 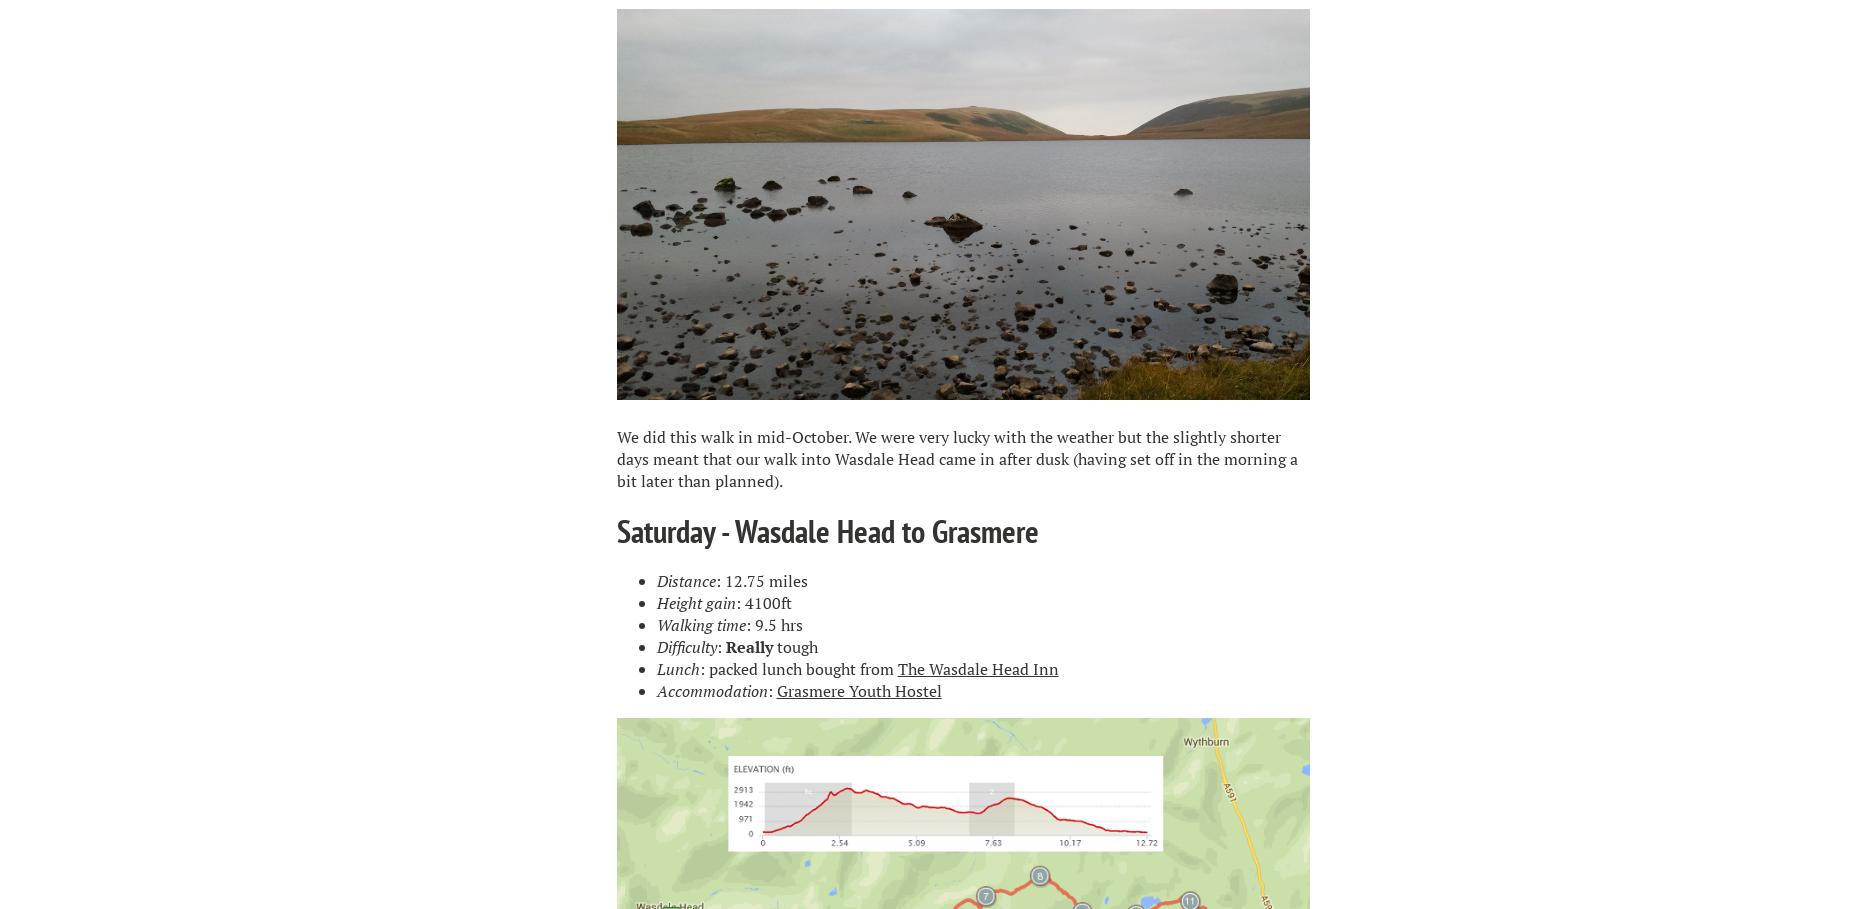 I want to click on 'Distance', so click(x=656, y=579).